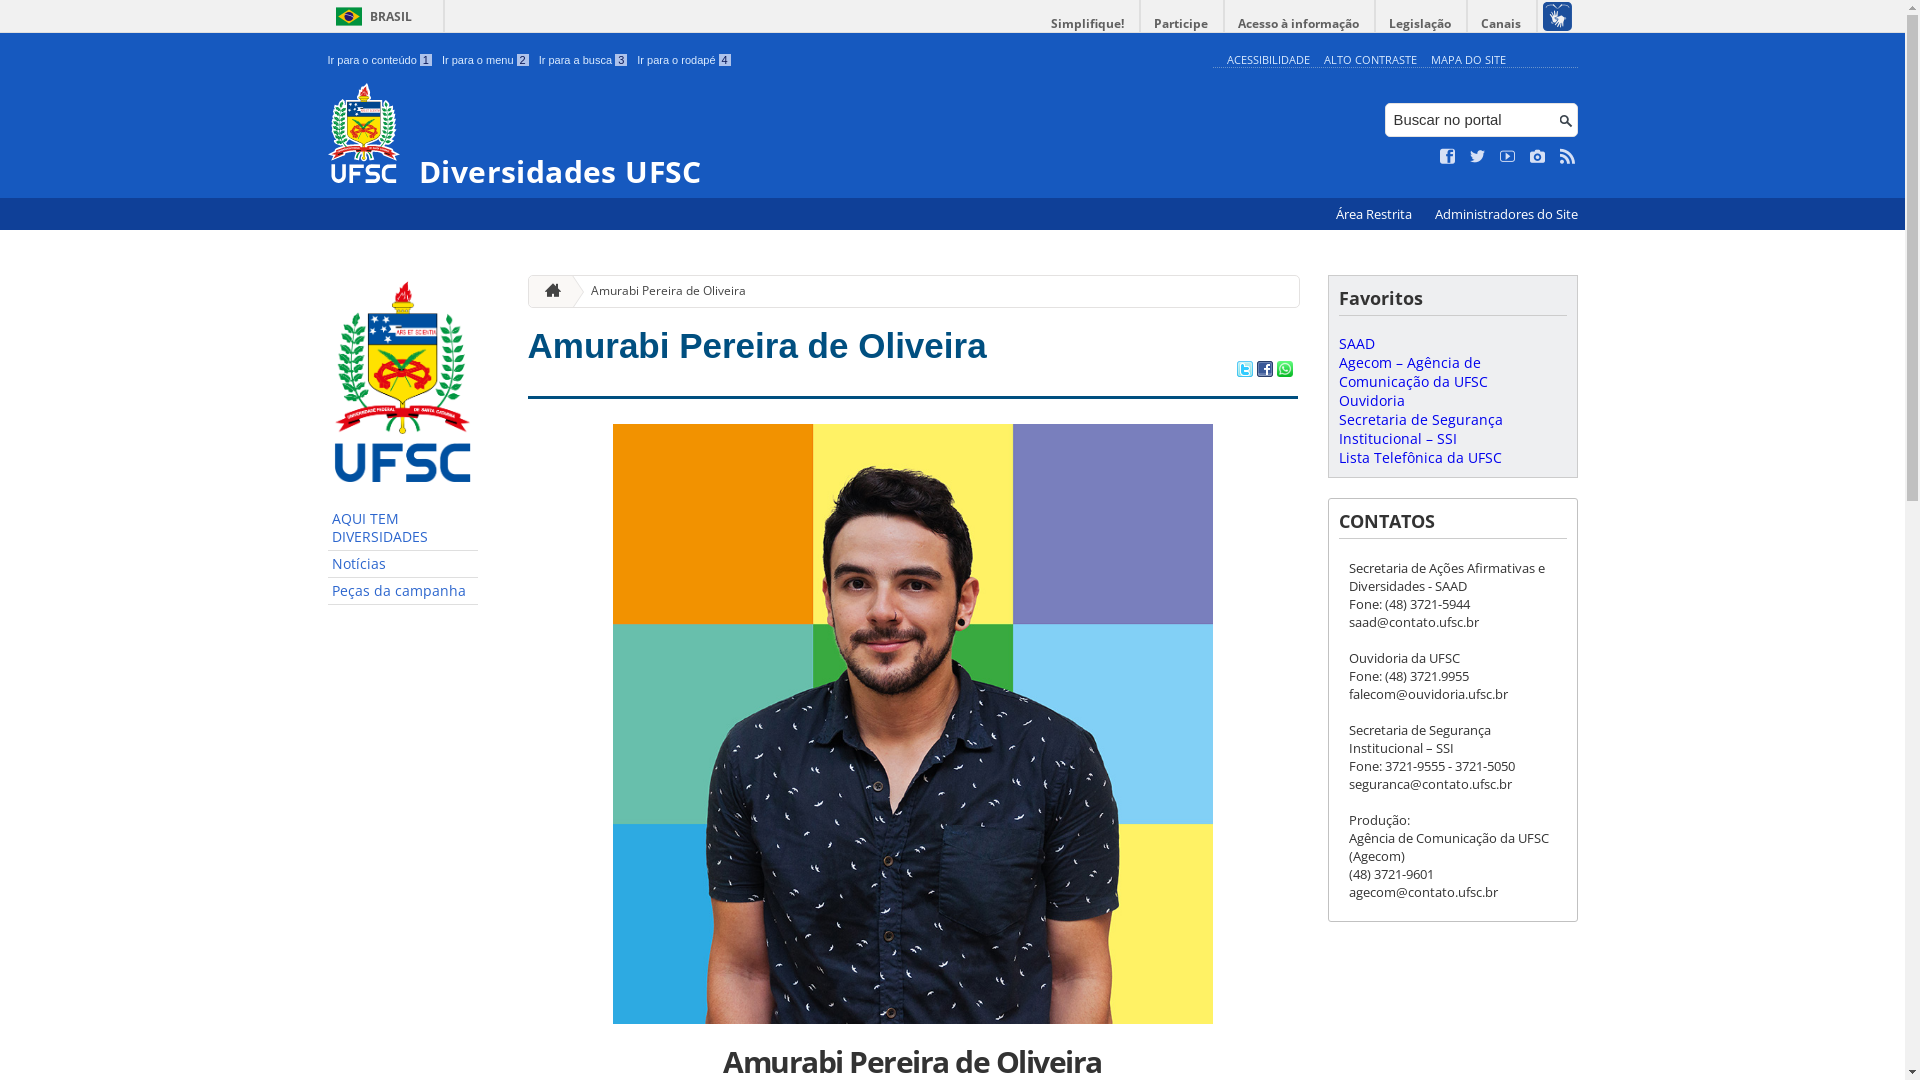 This screenshot has height=1080, width=1920. Describe the element at coordinates (327, 527) in the screenshot. I see `'AQUI TEM DIVERSIDADES'` at that location.